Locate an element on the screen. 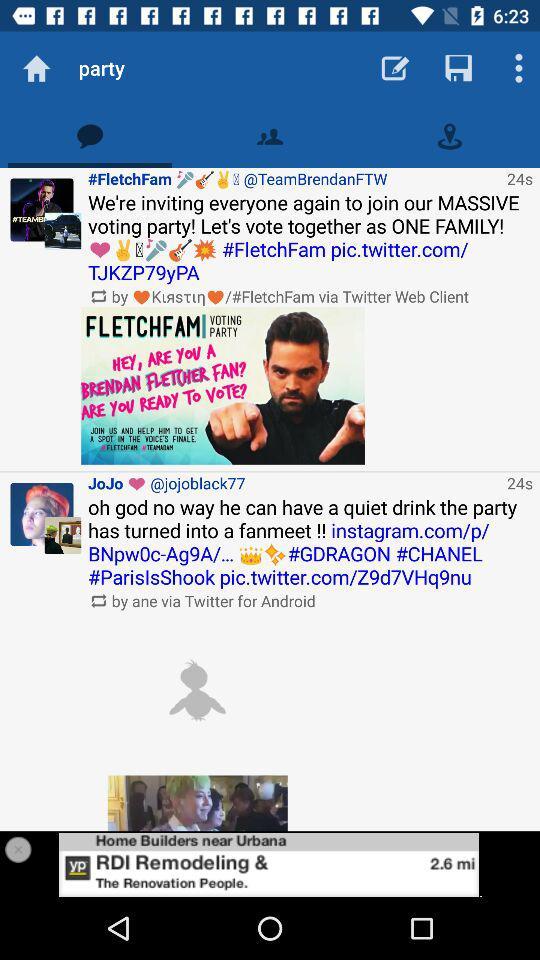  profile is located at coordinates (270, 863).